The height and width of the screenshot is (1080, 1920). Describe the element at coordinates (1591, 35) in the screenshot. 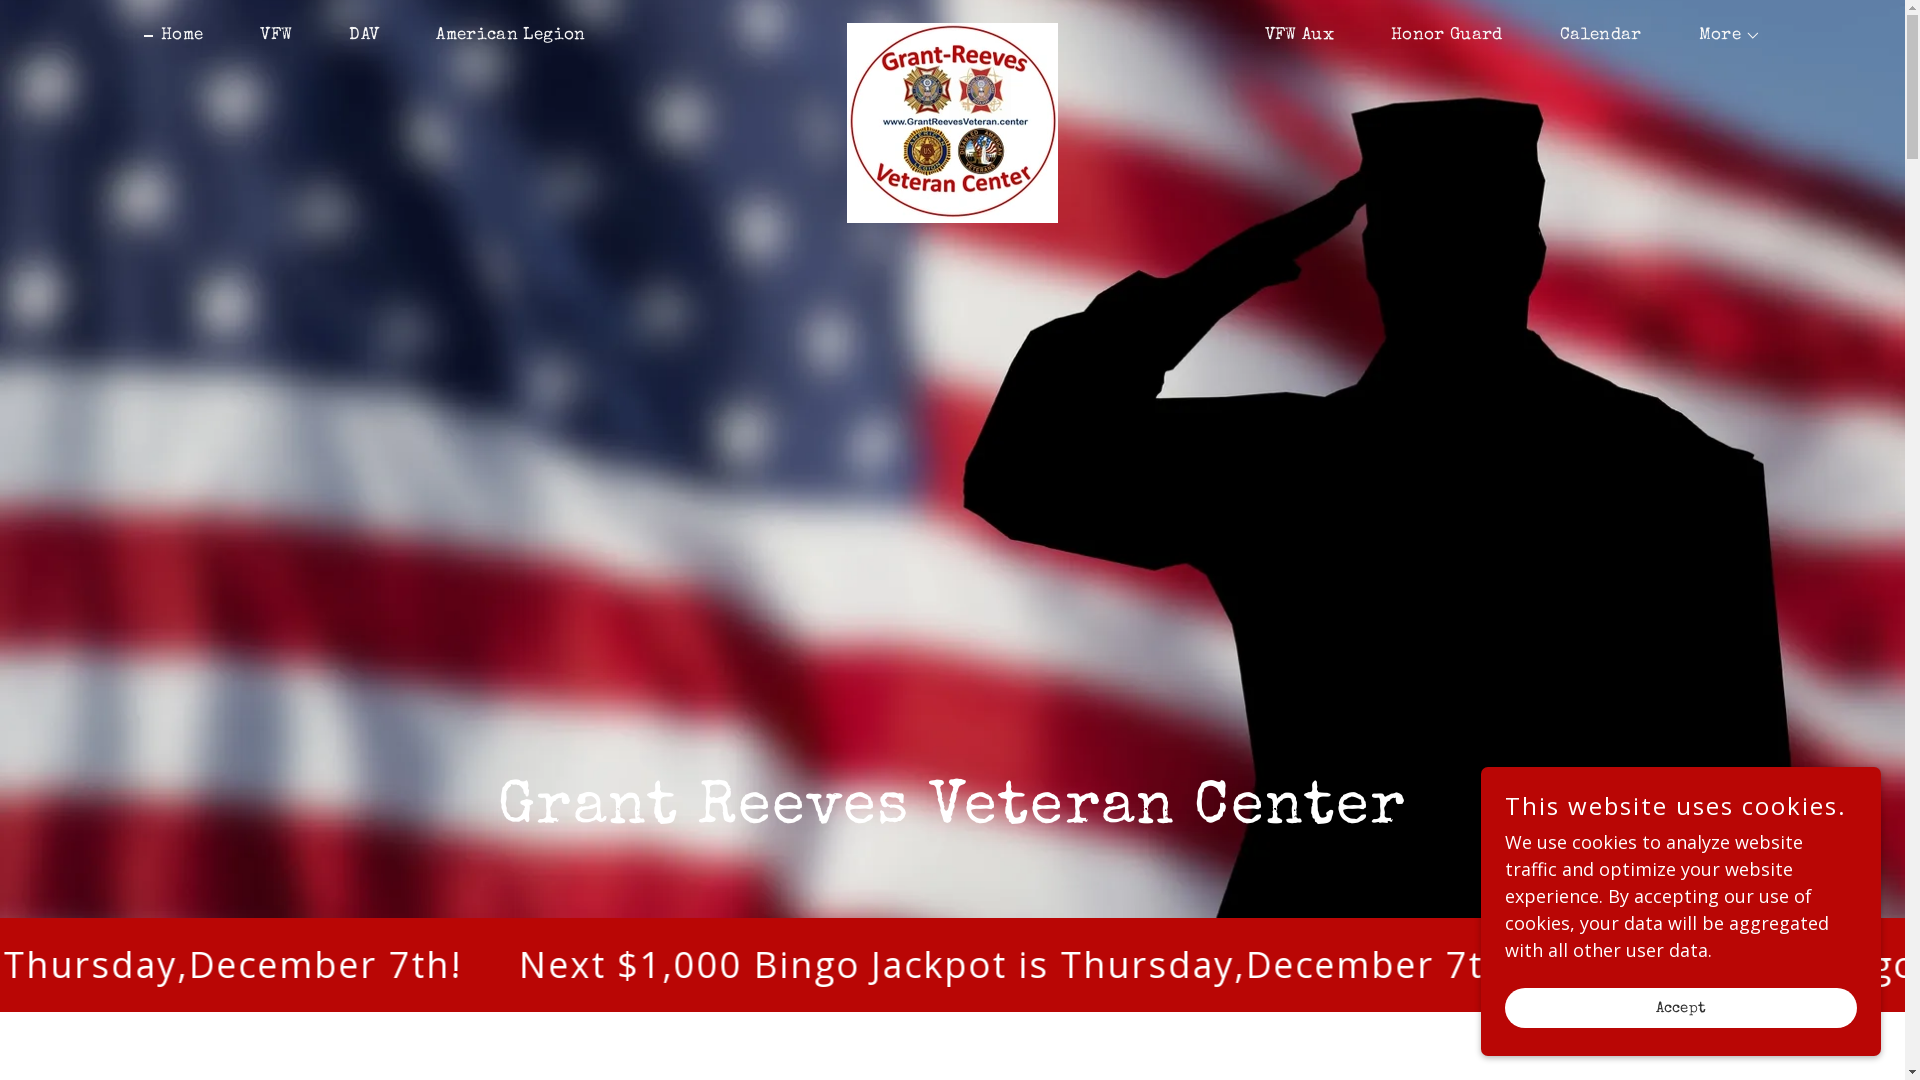

I see `'Calendar'` at that location.